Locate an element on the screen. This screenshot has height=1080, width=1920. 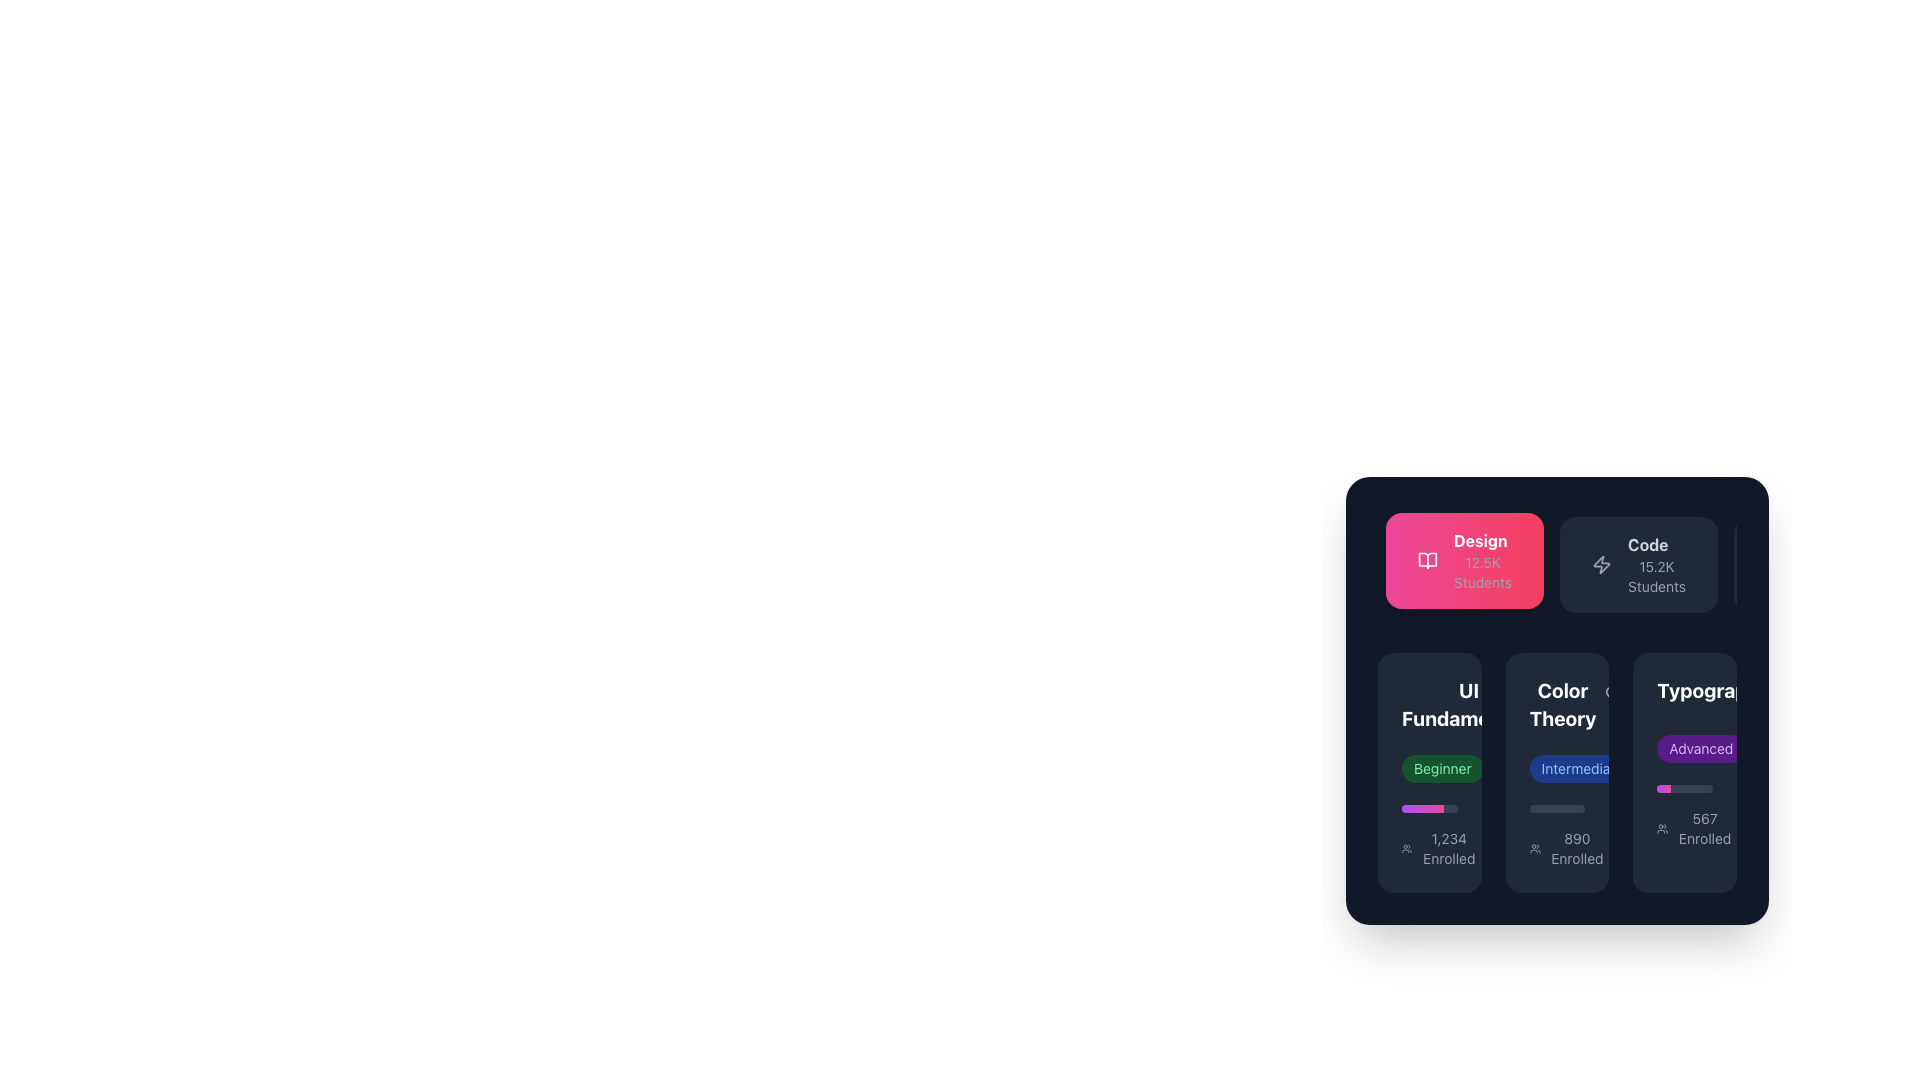
the text displaying '1h 45m' styled in light gray color, which is paired with a clock icon and positioned to the right of the 'Intermediate' label is located at coordinates (1675, 767).